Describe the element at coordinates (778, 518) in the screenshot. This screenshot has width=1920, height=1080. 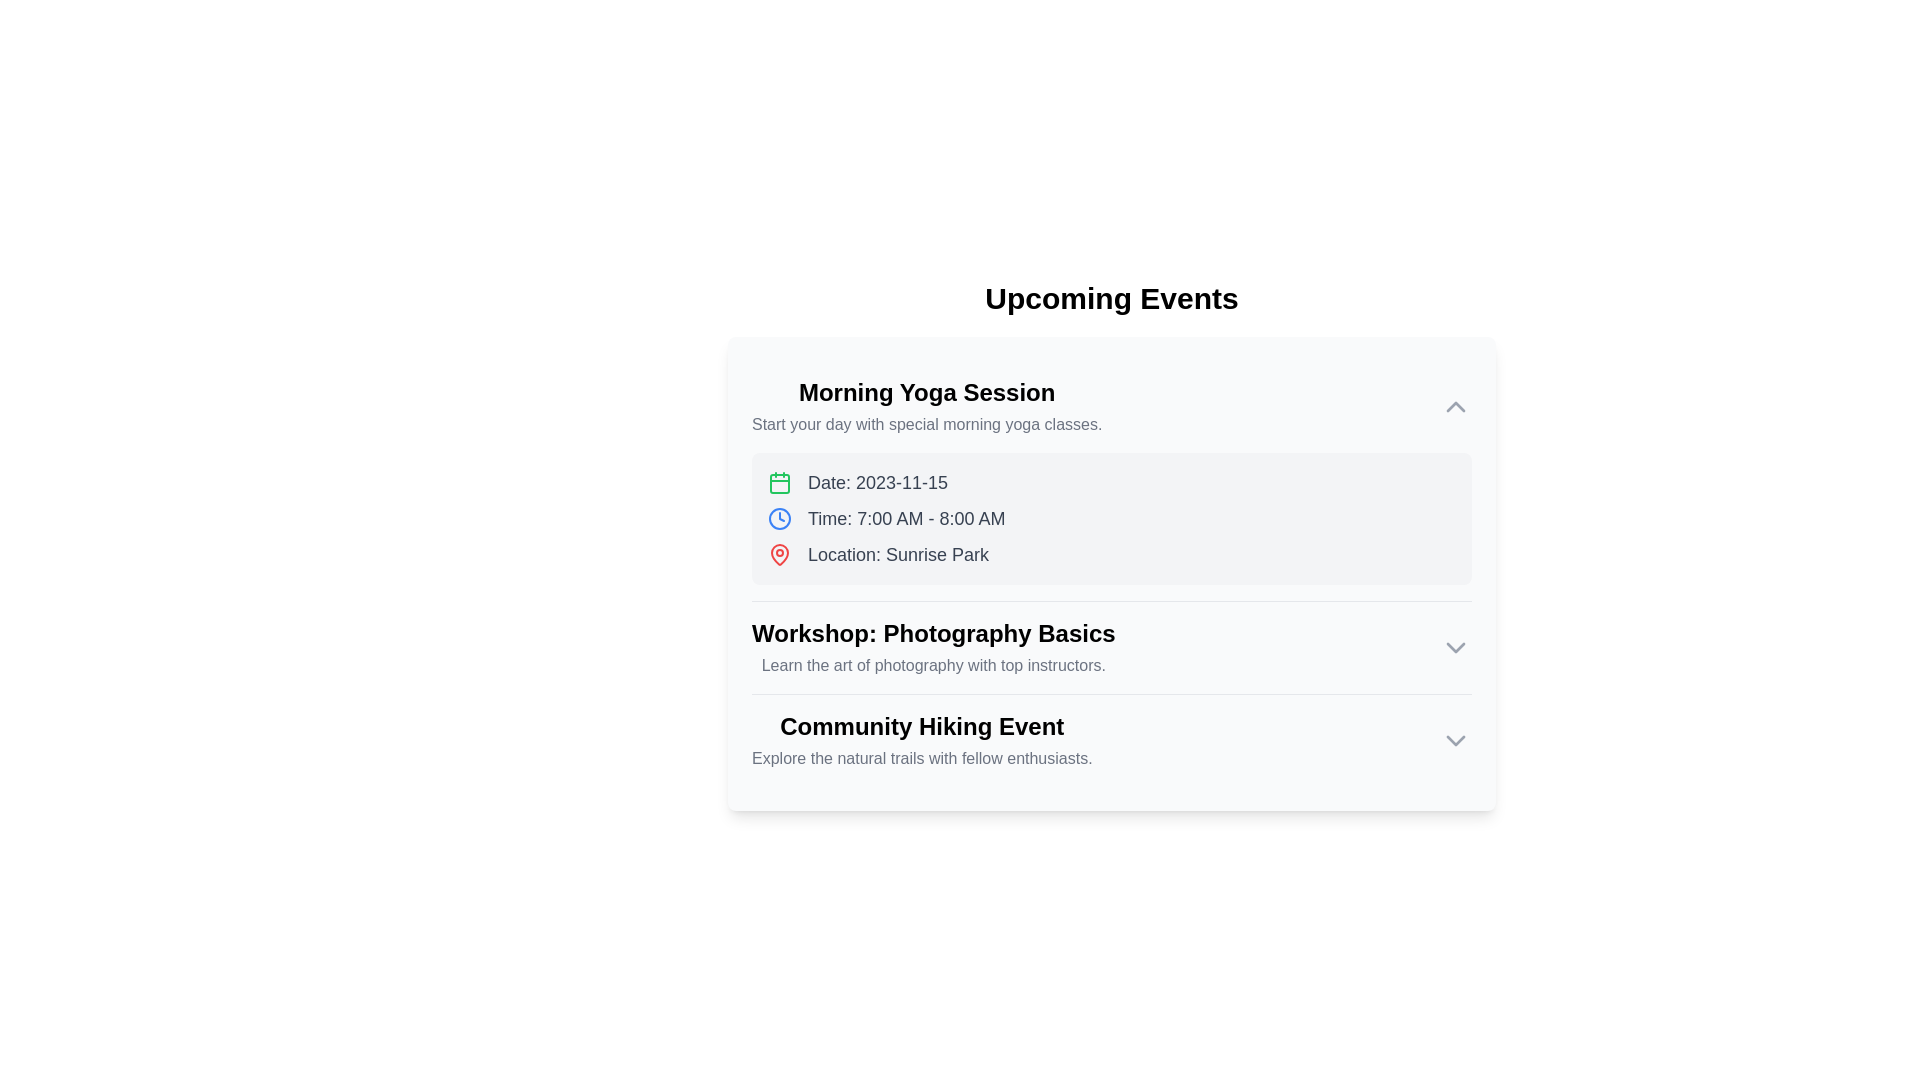
I see `the time icon located to the left of the text 'Time: 7:00 AM - 8:00 AM'` at that location.